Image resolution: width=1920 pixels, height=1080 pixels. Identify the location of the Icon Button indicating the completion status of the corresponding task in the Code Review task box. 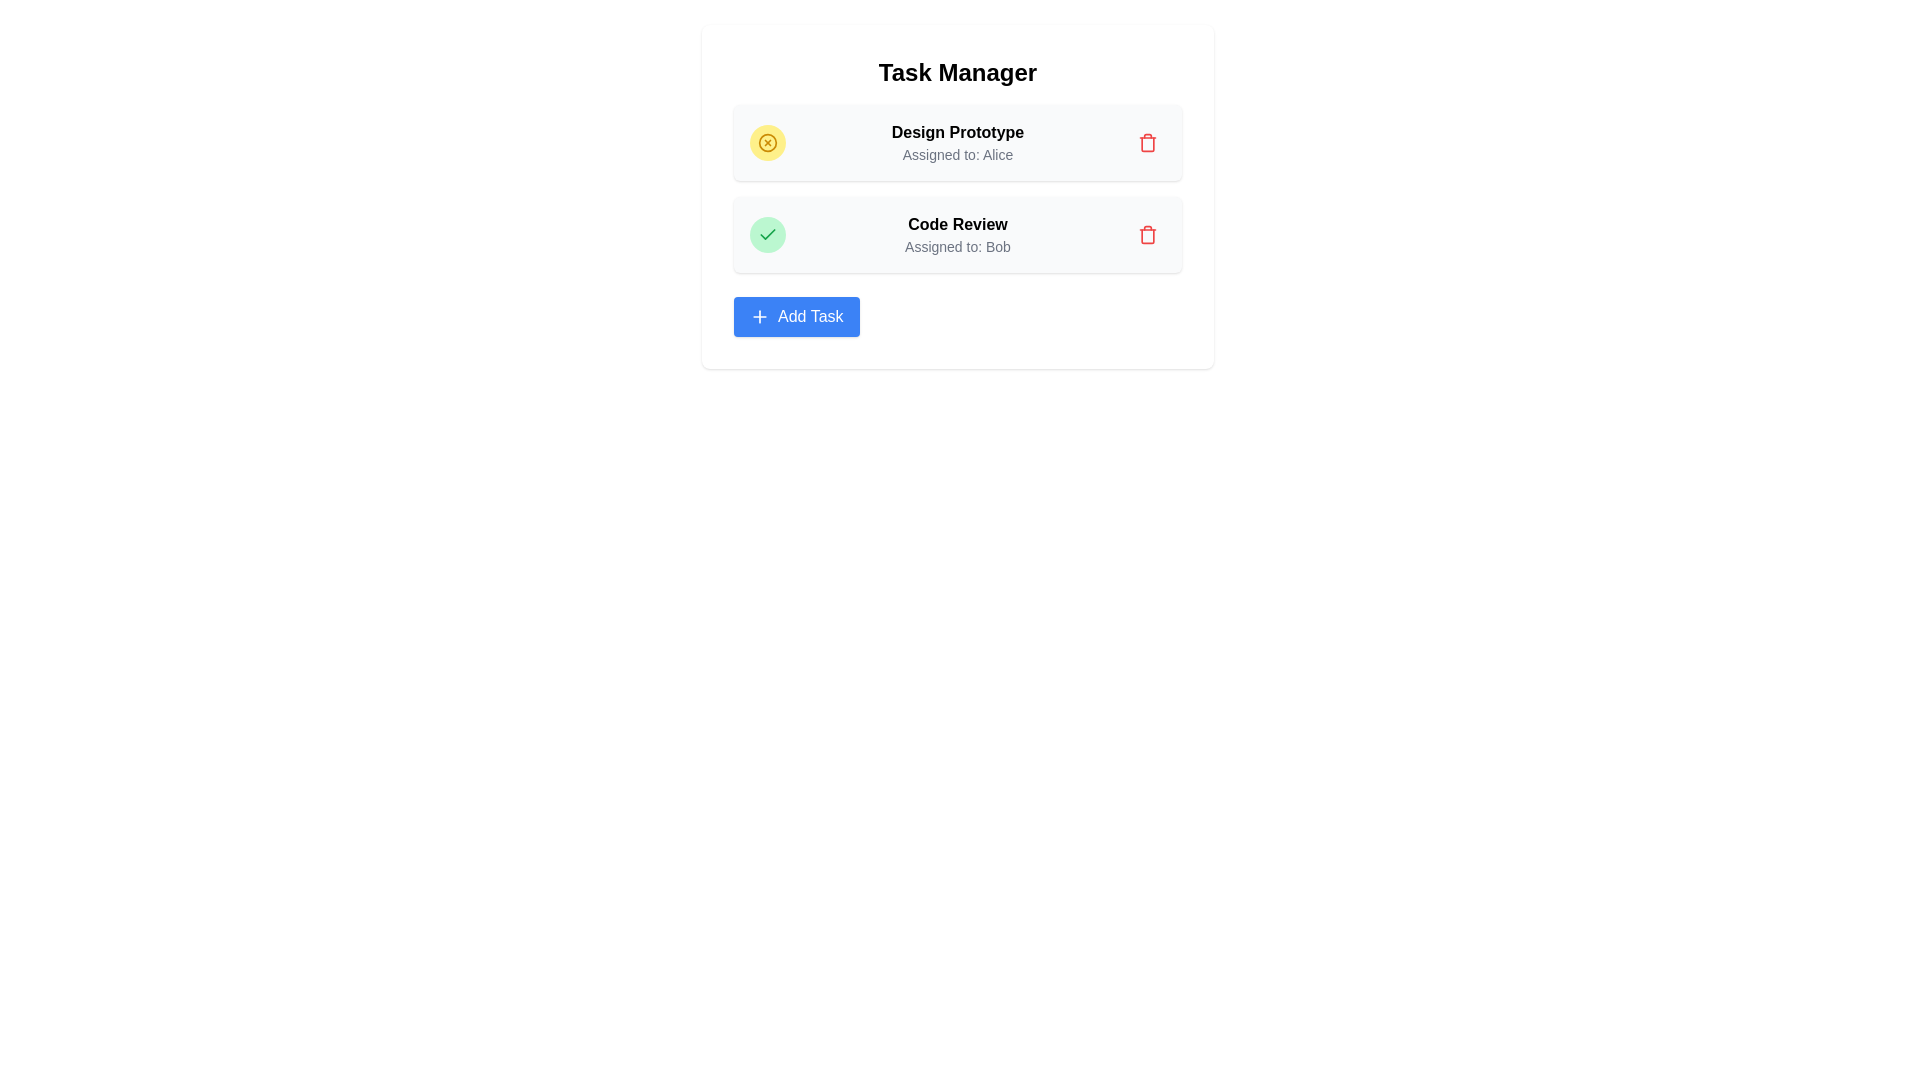
(767, 234).